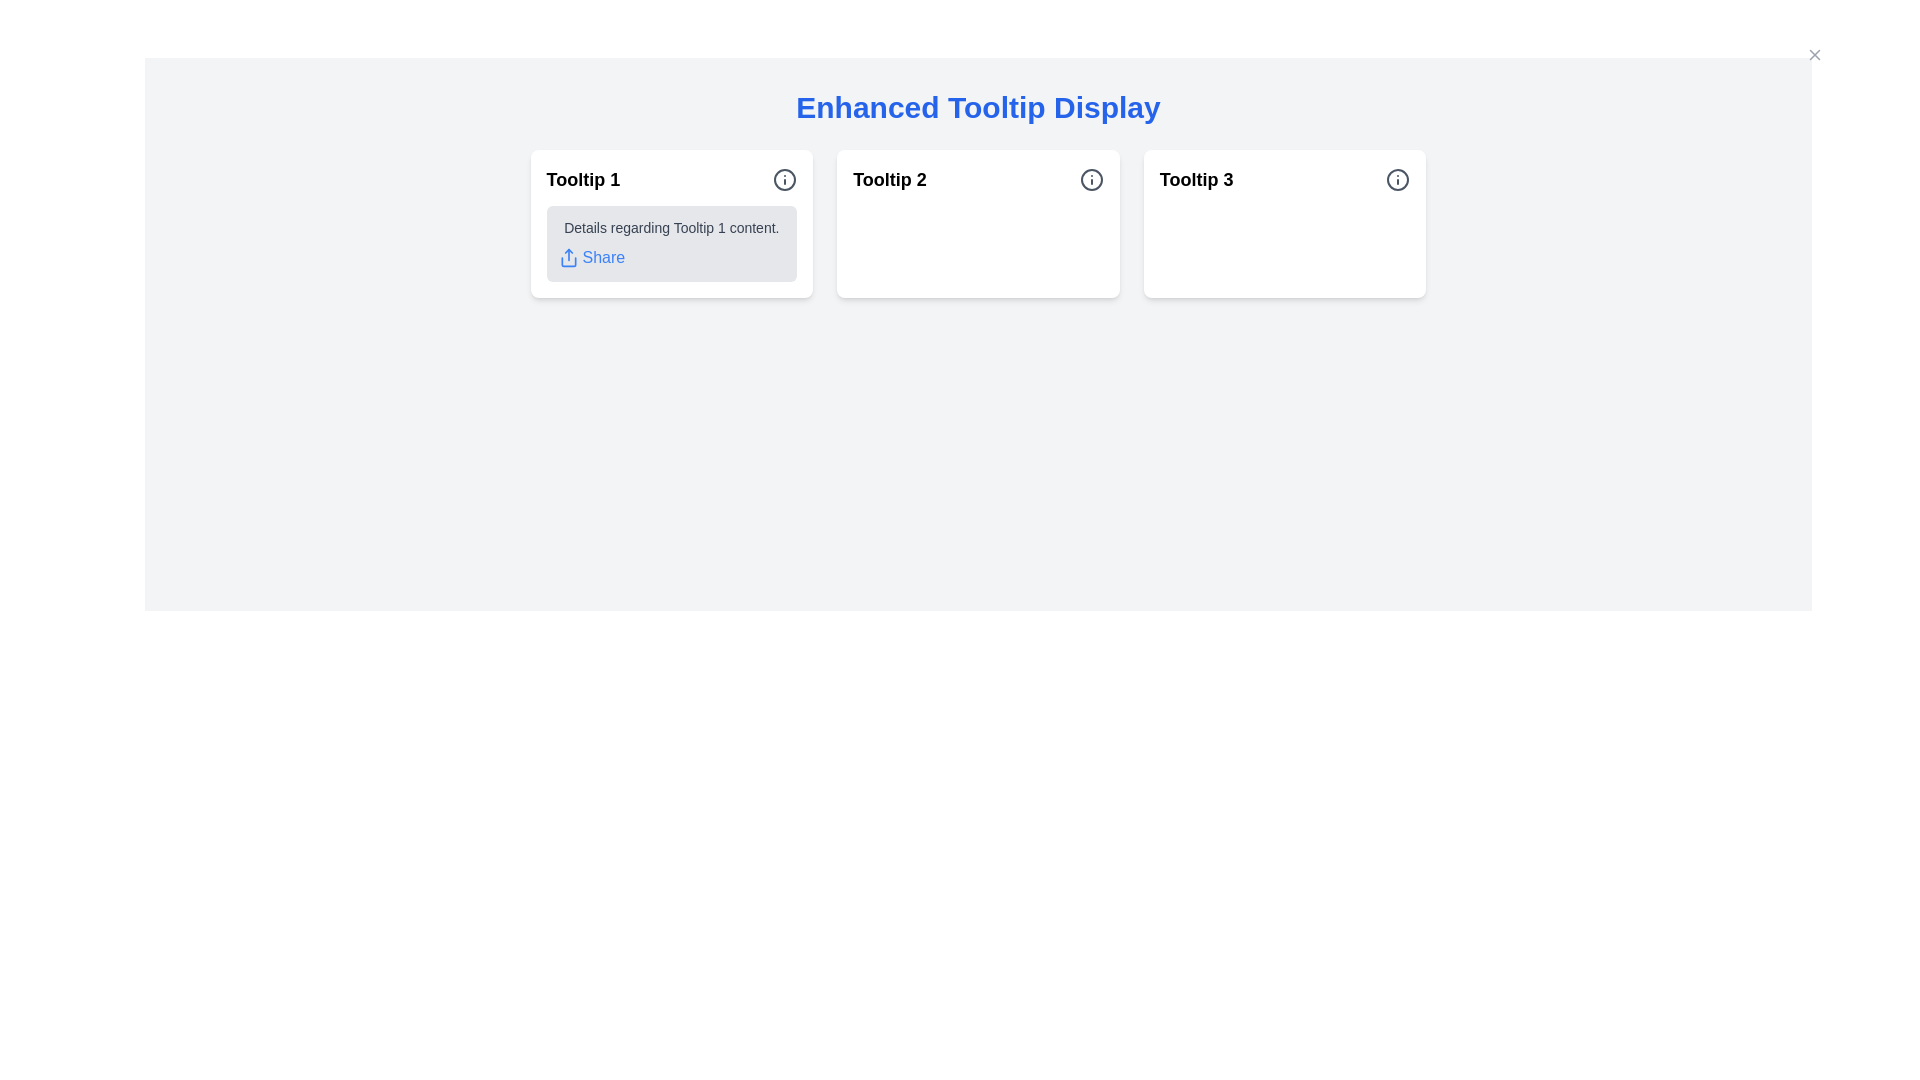 Image resolution: width=1920 pixels, height=1080 pixels. What do you see at coordinates (1196, 180) in the screenshot?
I see `the heading text 'Tooltip 3' which is displayed in bold and oversized font, located at the top-left area of the third card` at bounding box center [1196, 180].